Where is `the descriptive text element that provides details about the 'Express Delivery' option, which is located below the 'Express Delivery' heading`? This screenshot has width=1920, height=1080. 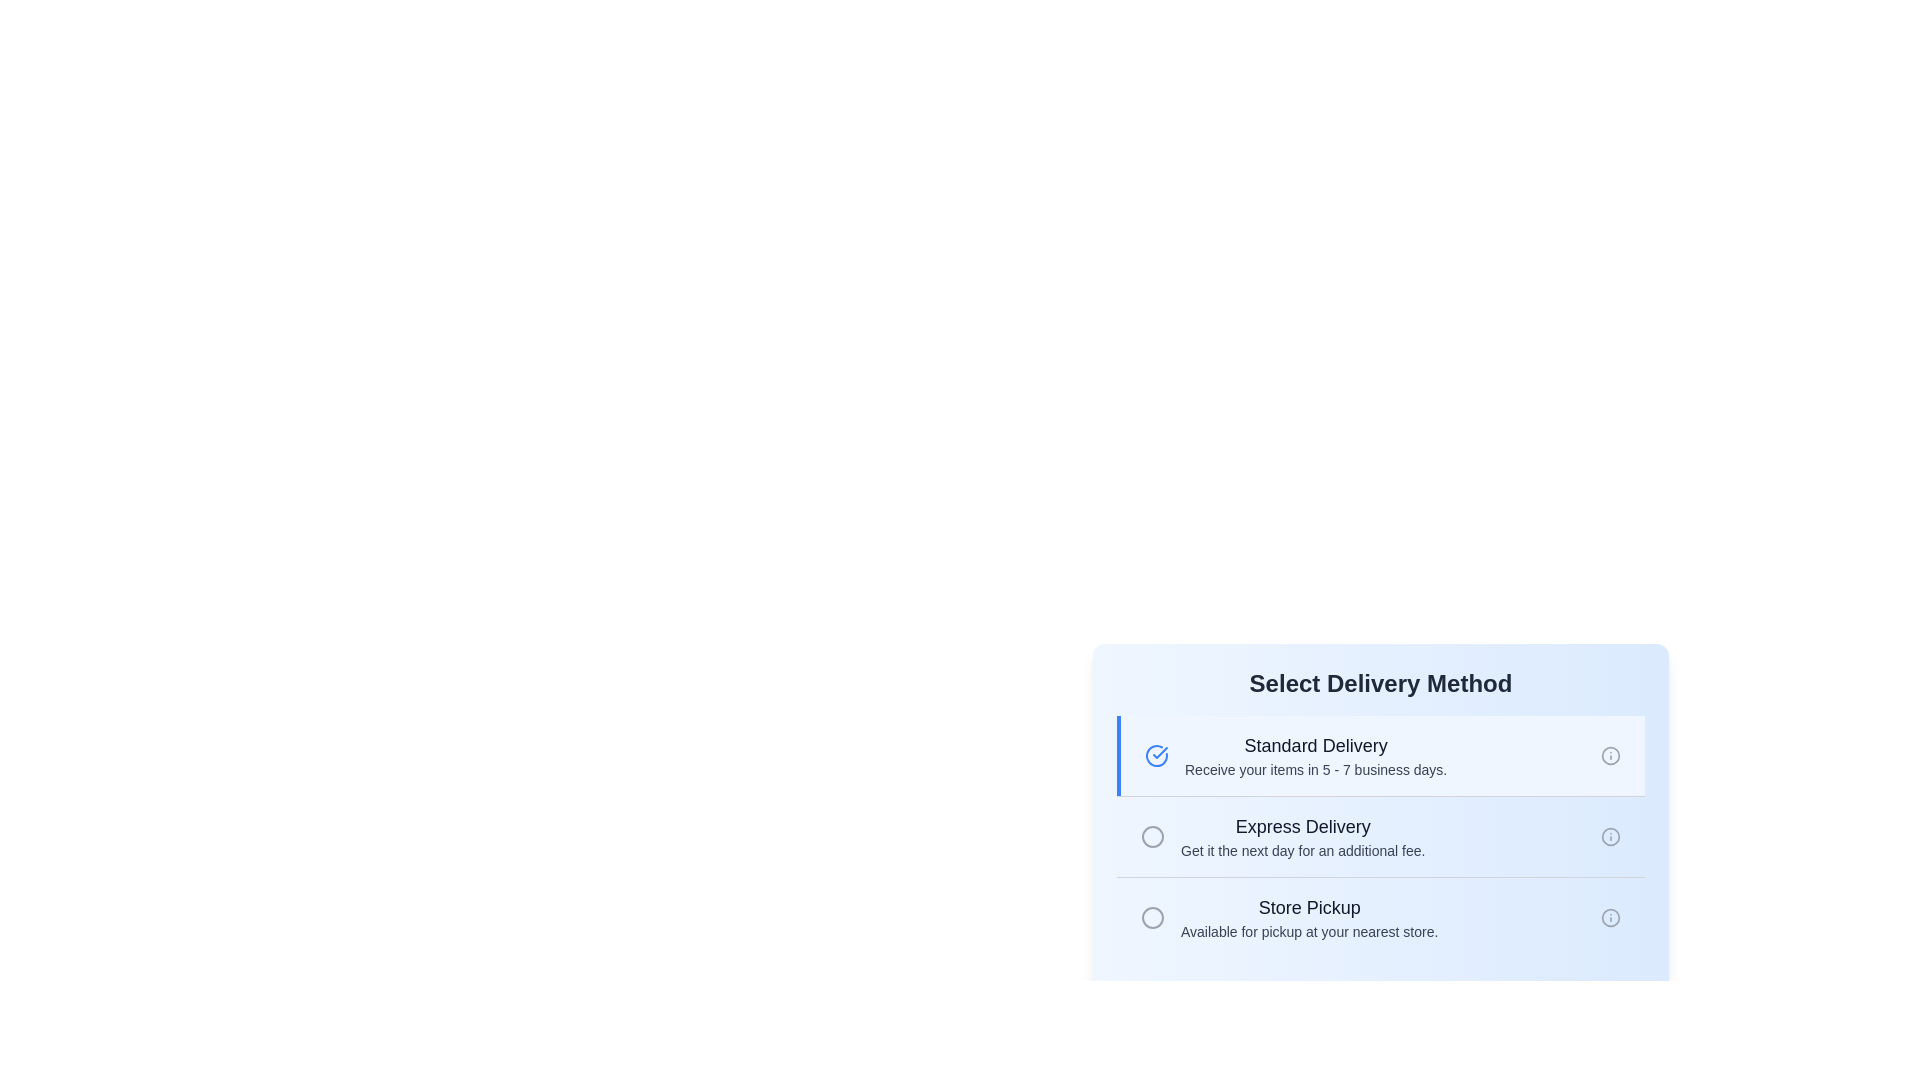
the descriptive text element that provides details about the 'Express Delivery' option, which is located below the 'Express Delivery' heading is located at coordinates (1303, 851).